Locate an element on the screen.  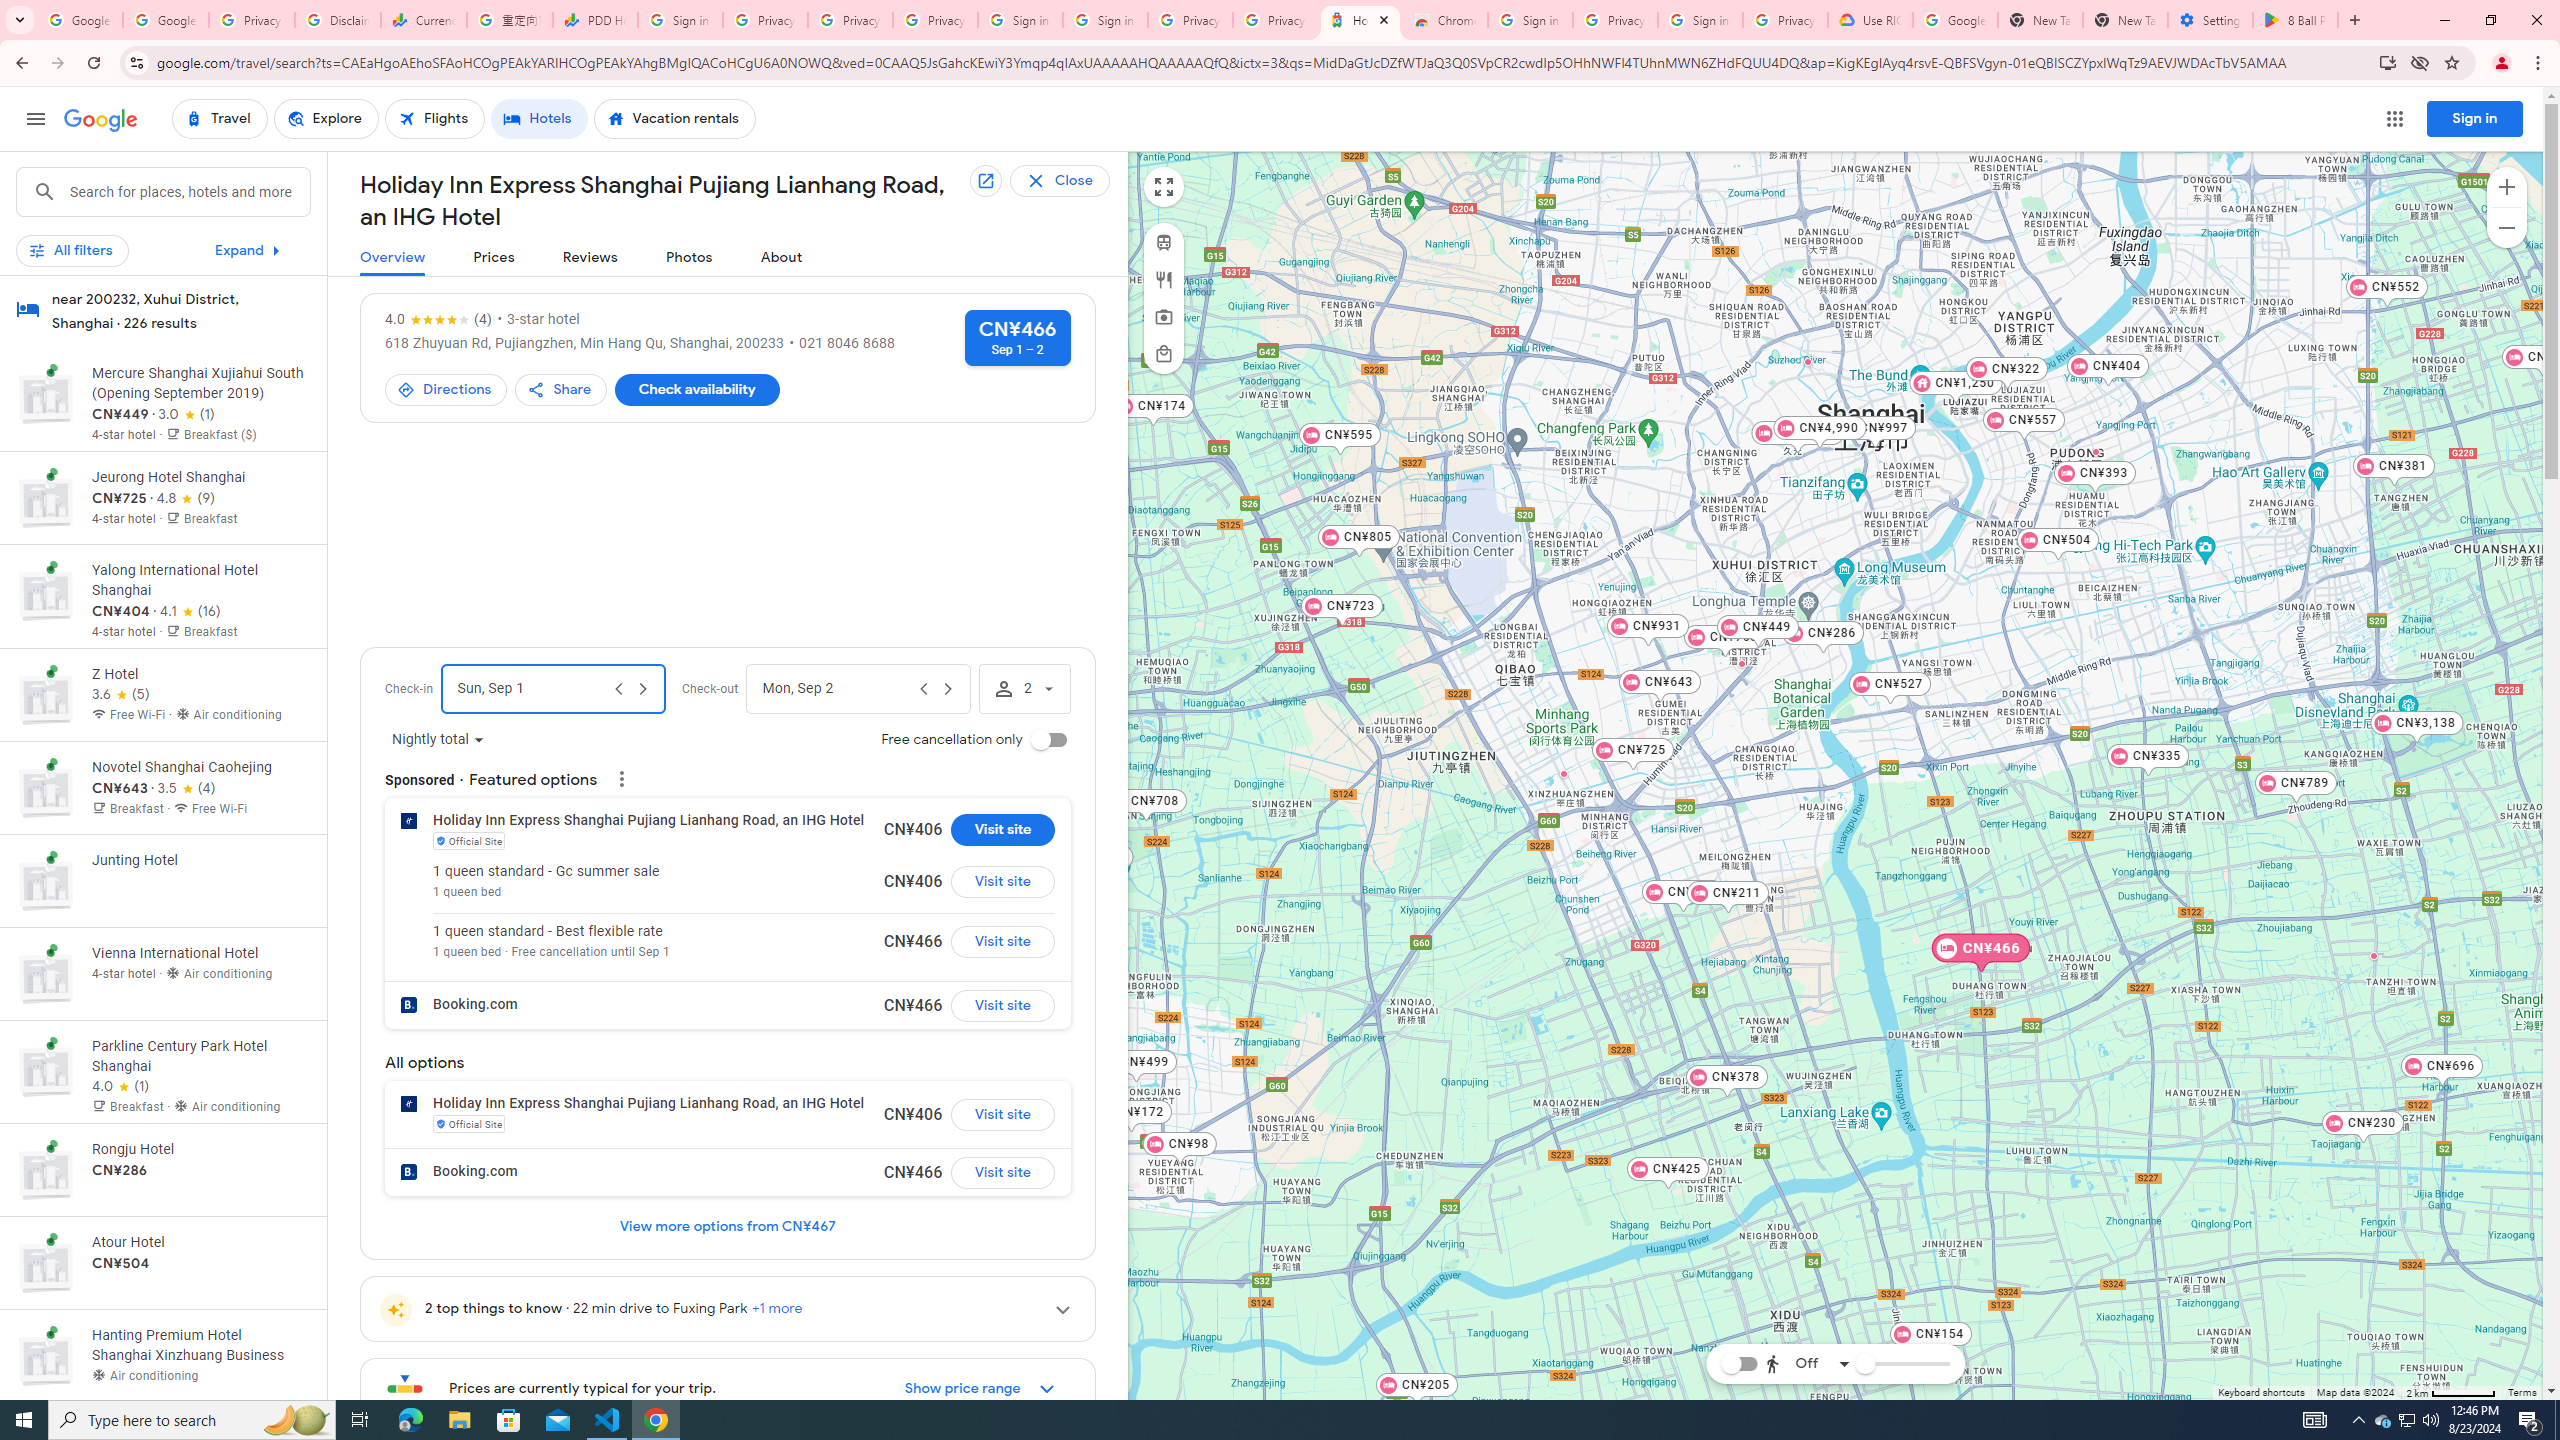
'Vacation rentals' is located at coordinates (674, 118).